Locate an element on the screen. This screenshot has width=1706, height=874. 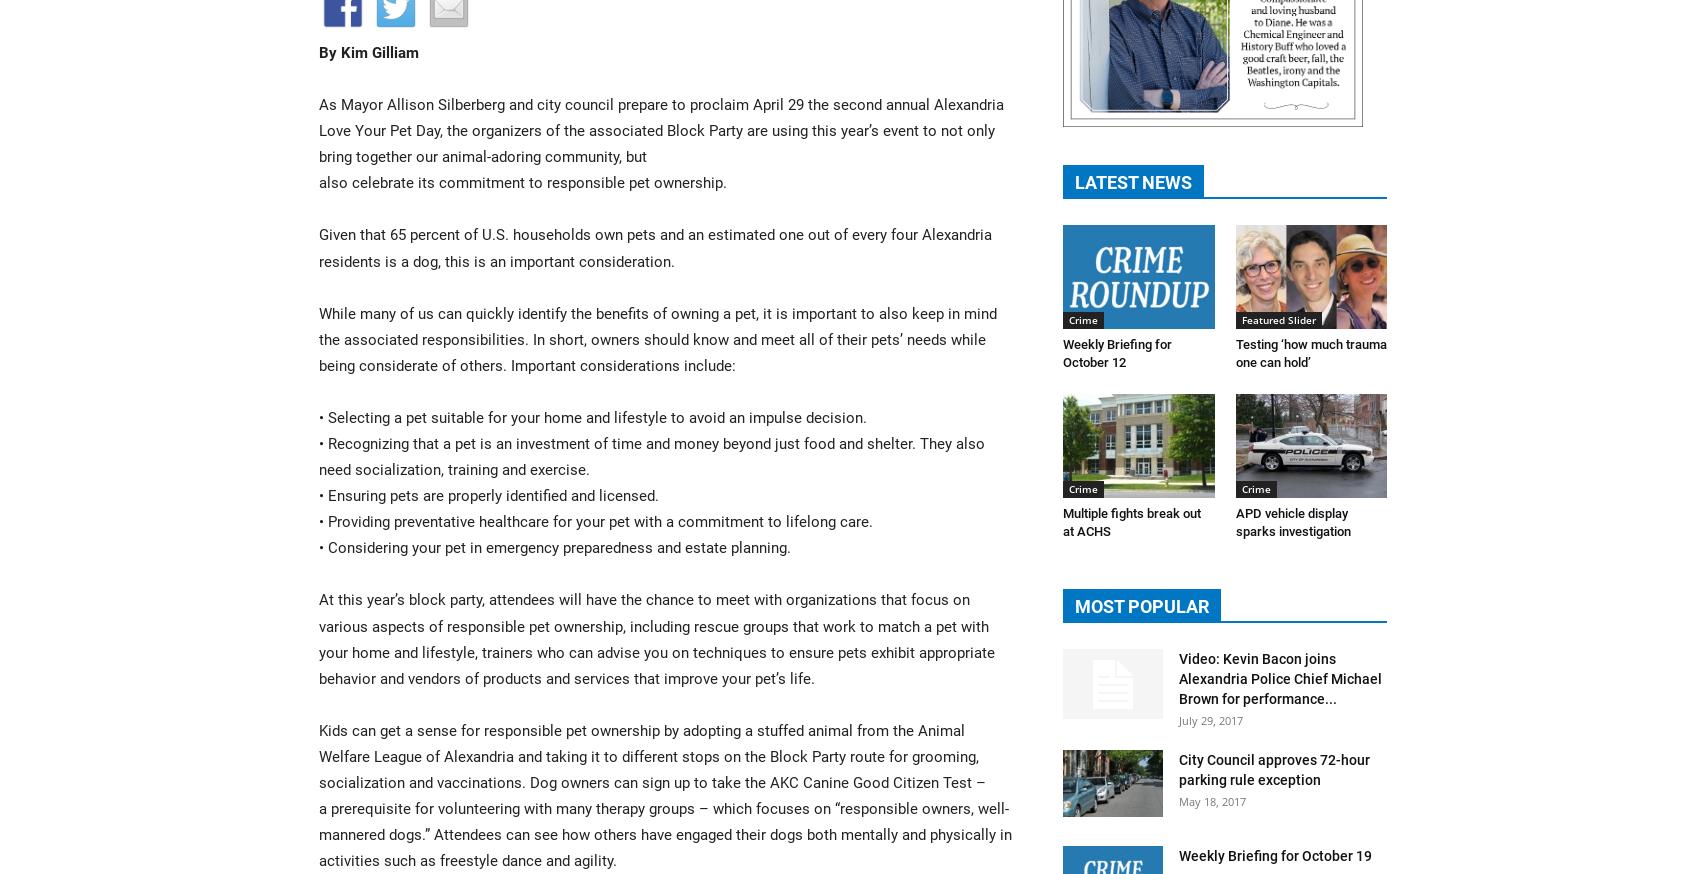
'Video: Kevin Bacon joins Alexandria Police Chief Michael Brown for performance...' is located at coordinates (1280, 679).